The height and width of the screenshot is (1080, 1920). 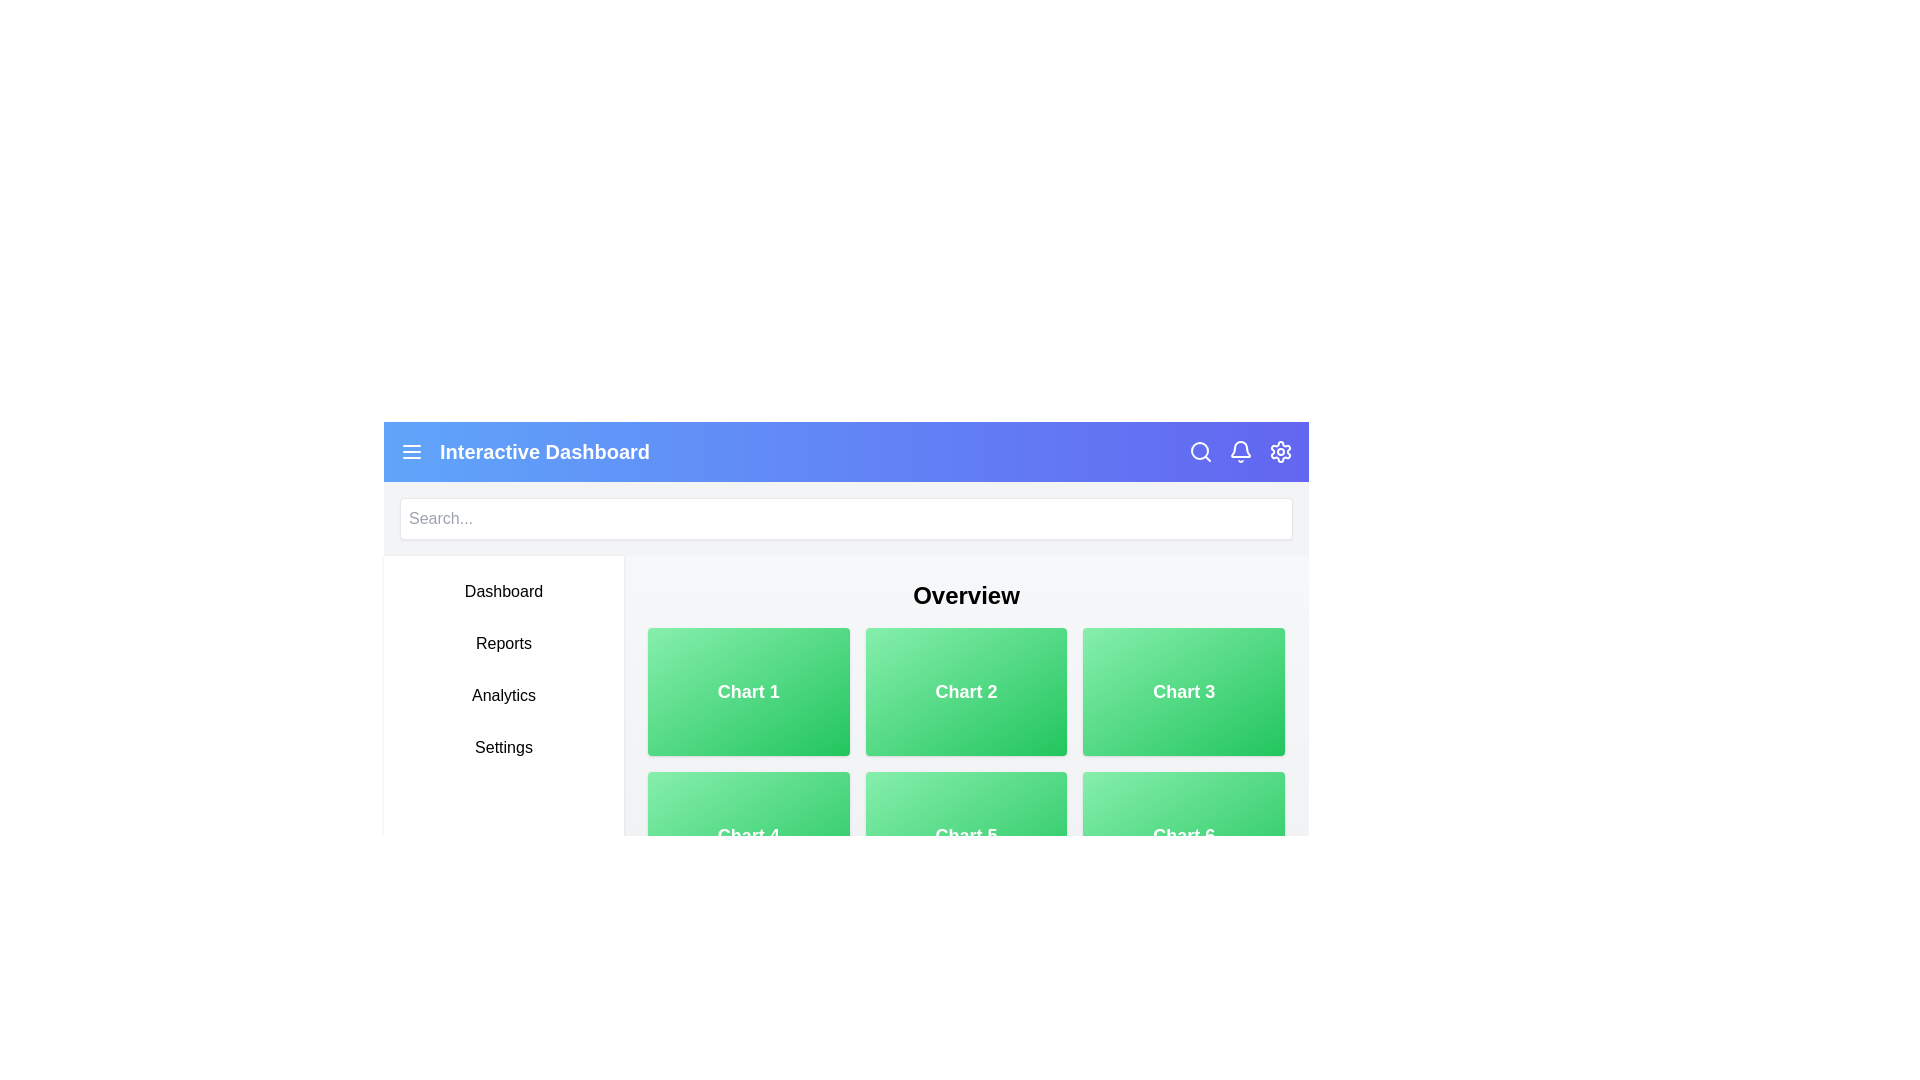 What do you see at coordinates (1200, 451) in the screenshot?
I see `the search icon to toggle the visibility of the search bar` at bounding box center [1200, 451].